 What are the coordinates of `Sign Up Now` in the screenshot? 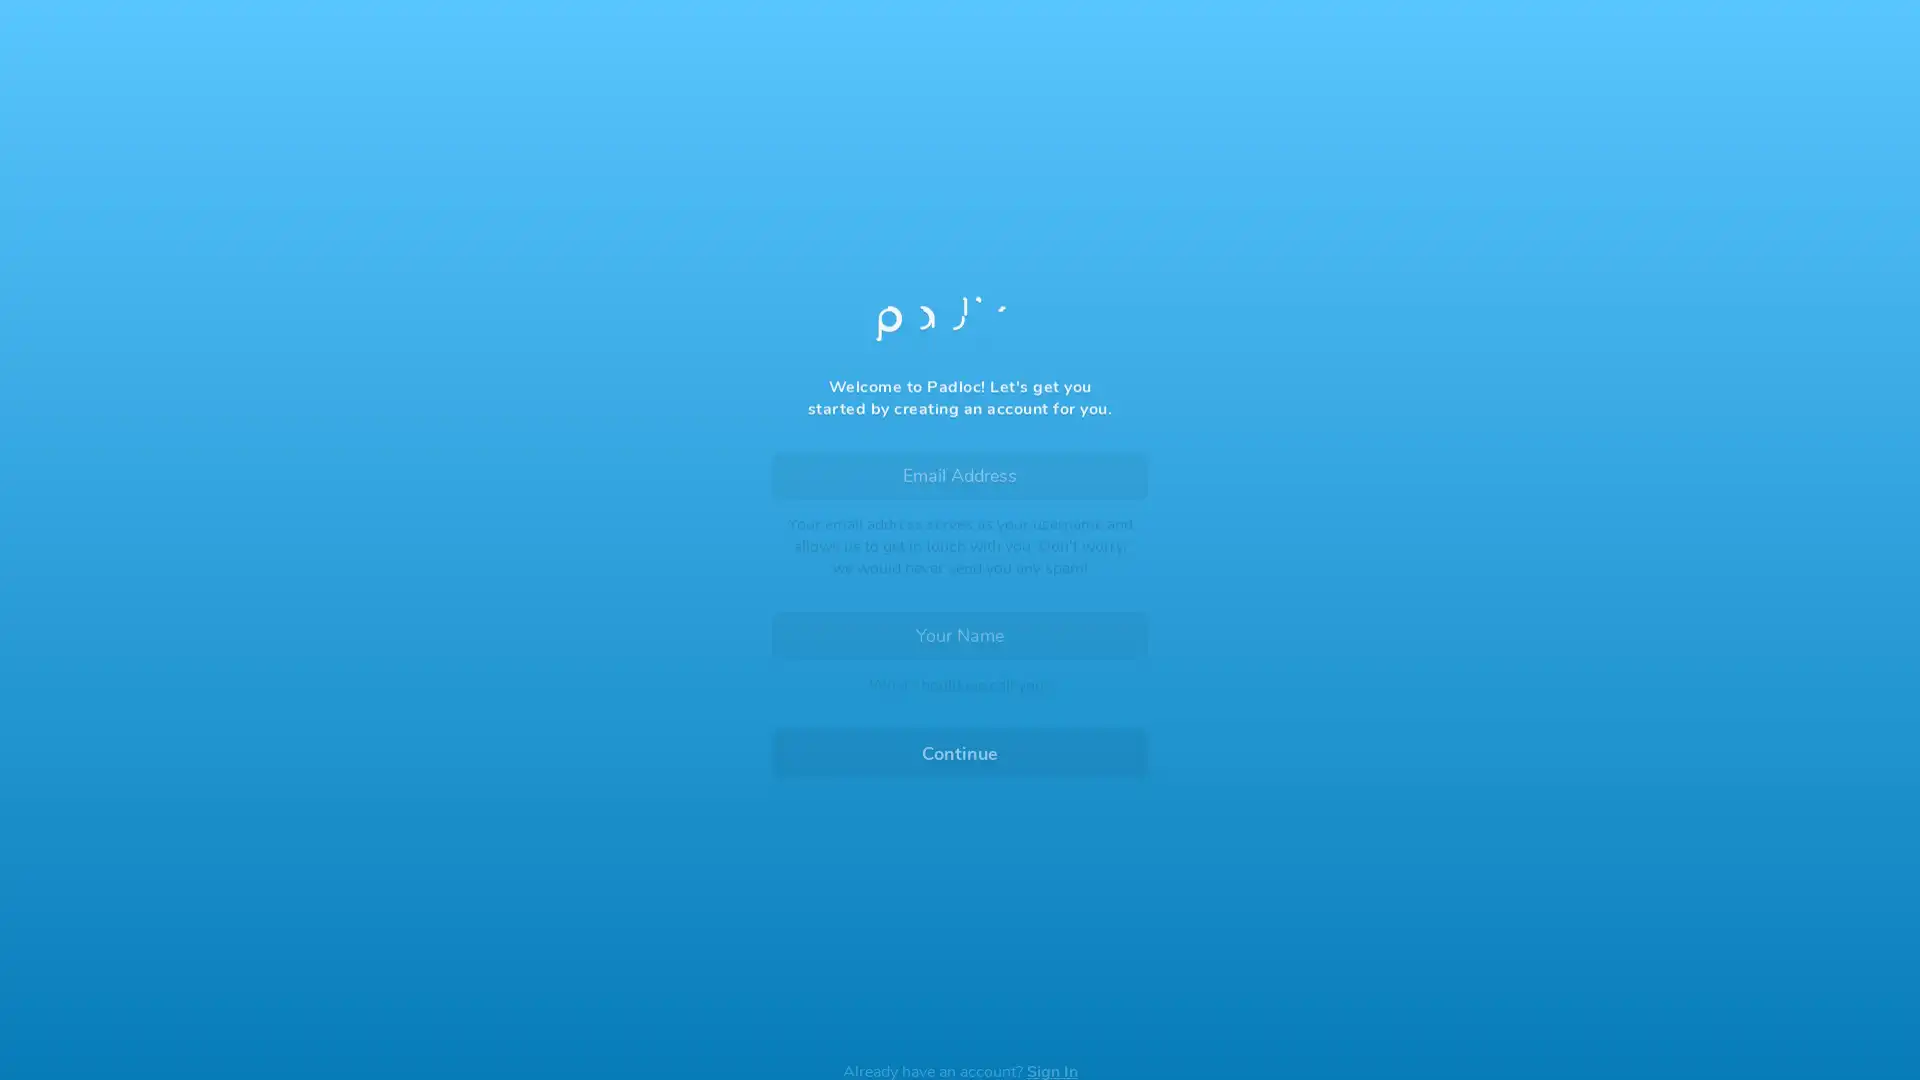 It's located at (960, 704).